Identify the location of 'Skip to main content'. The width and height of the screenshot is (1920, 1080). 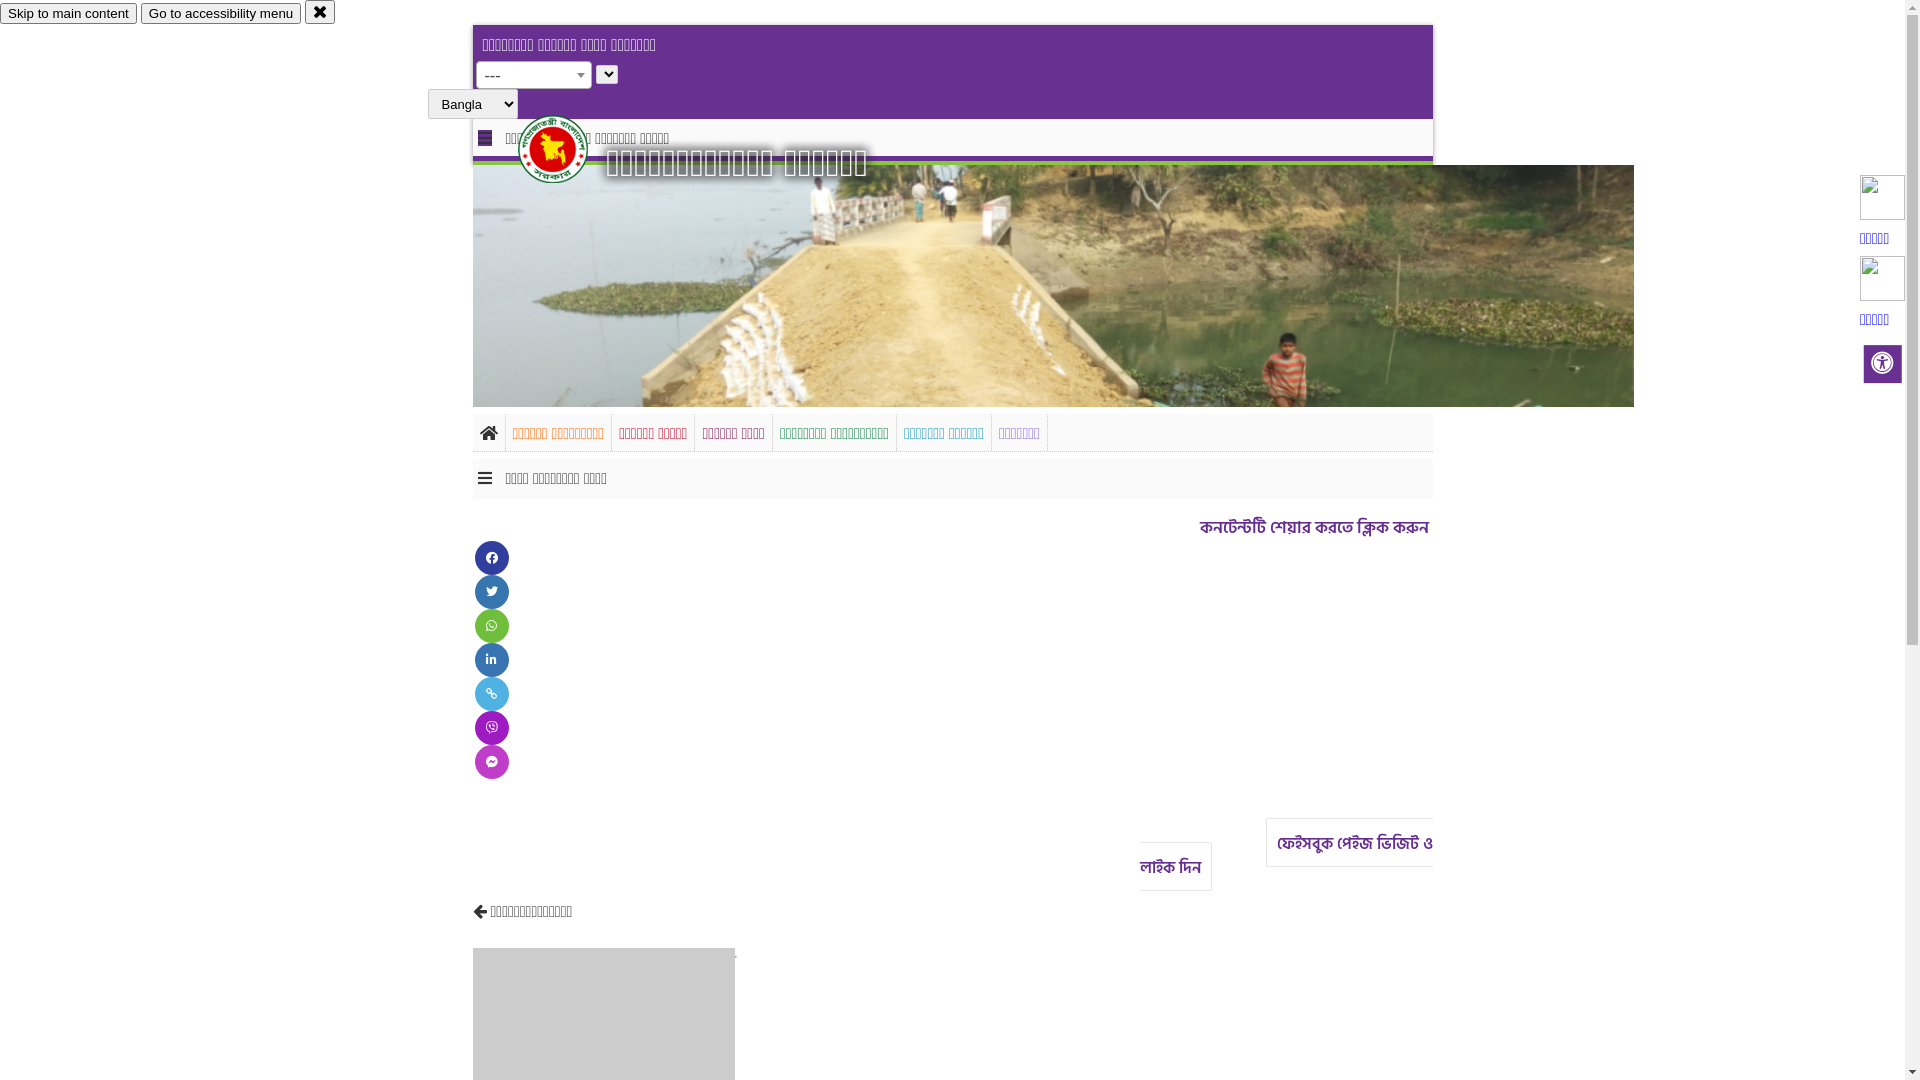
(68, 13).